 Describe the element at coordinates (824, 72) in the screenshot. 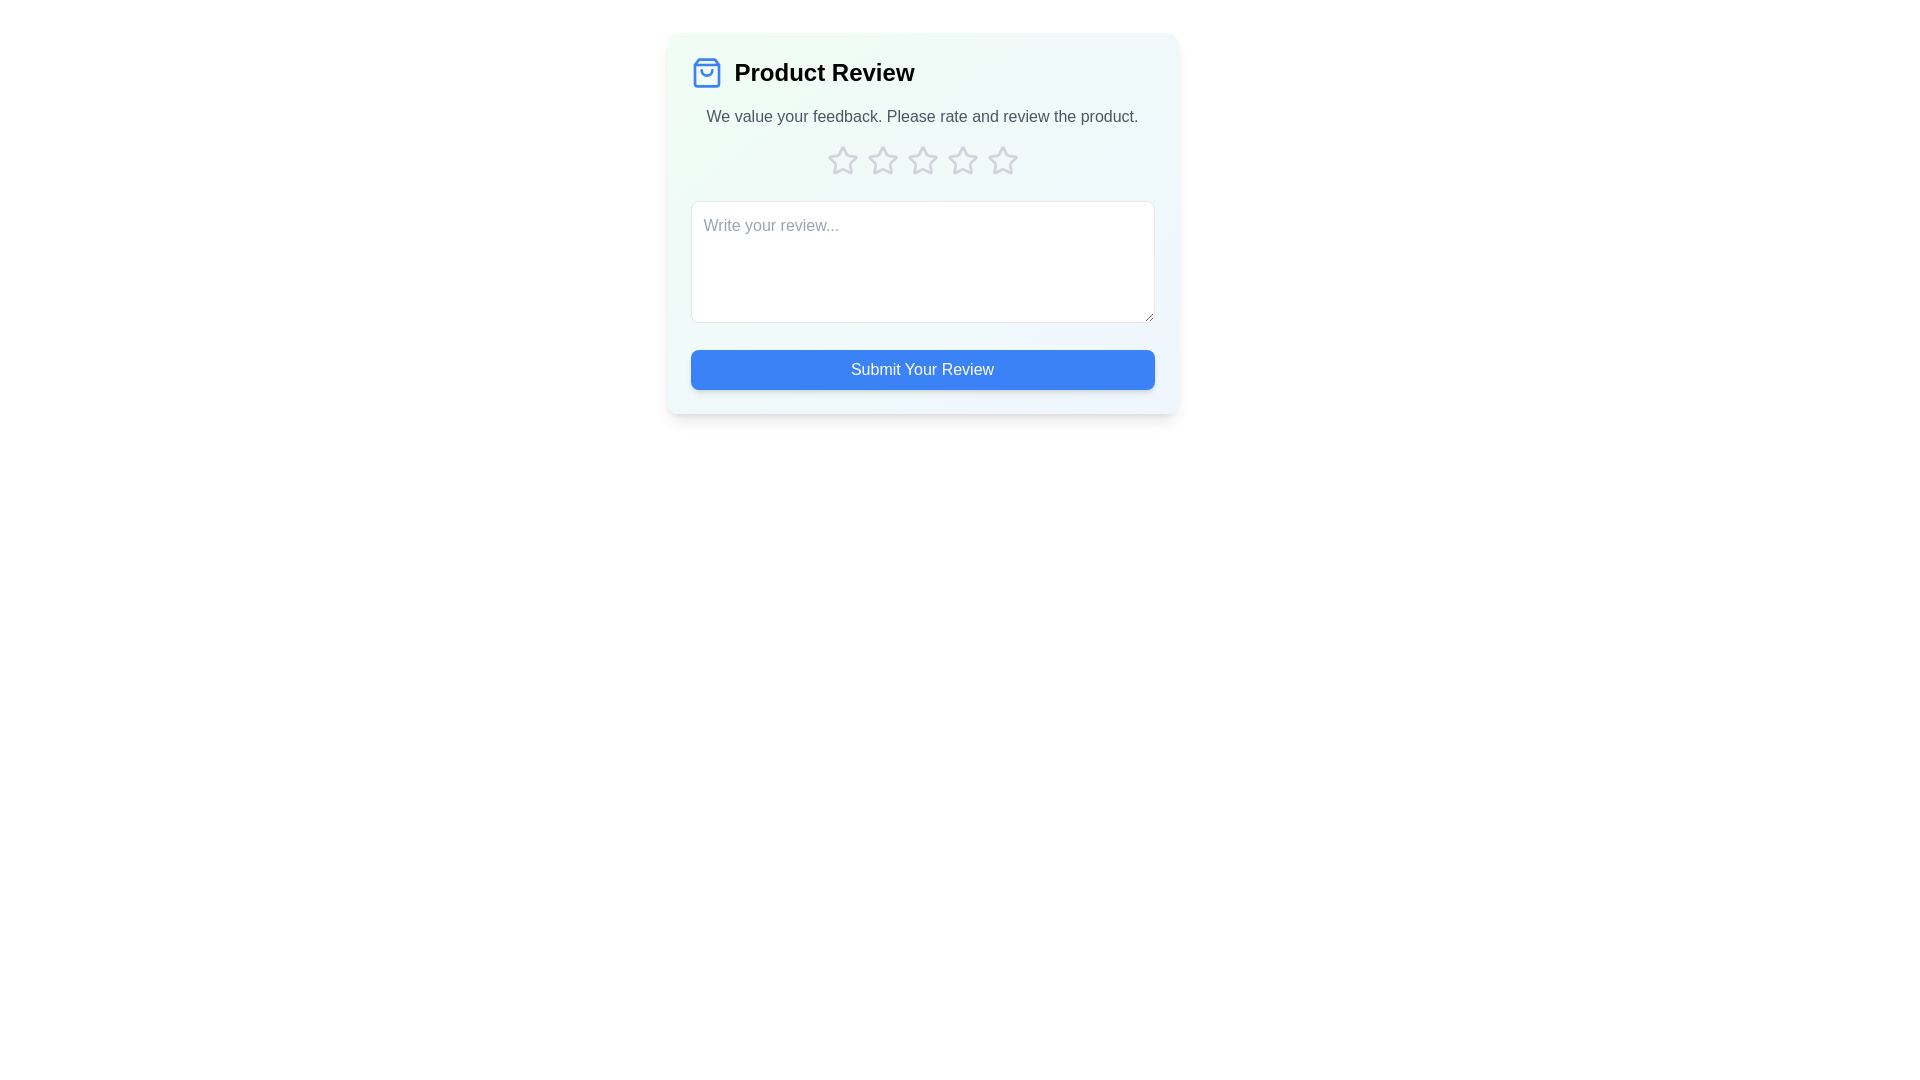

I see `the static text element that serves as a heading for the product review section, located centrally at the top of the review section card` at that location.